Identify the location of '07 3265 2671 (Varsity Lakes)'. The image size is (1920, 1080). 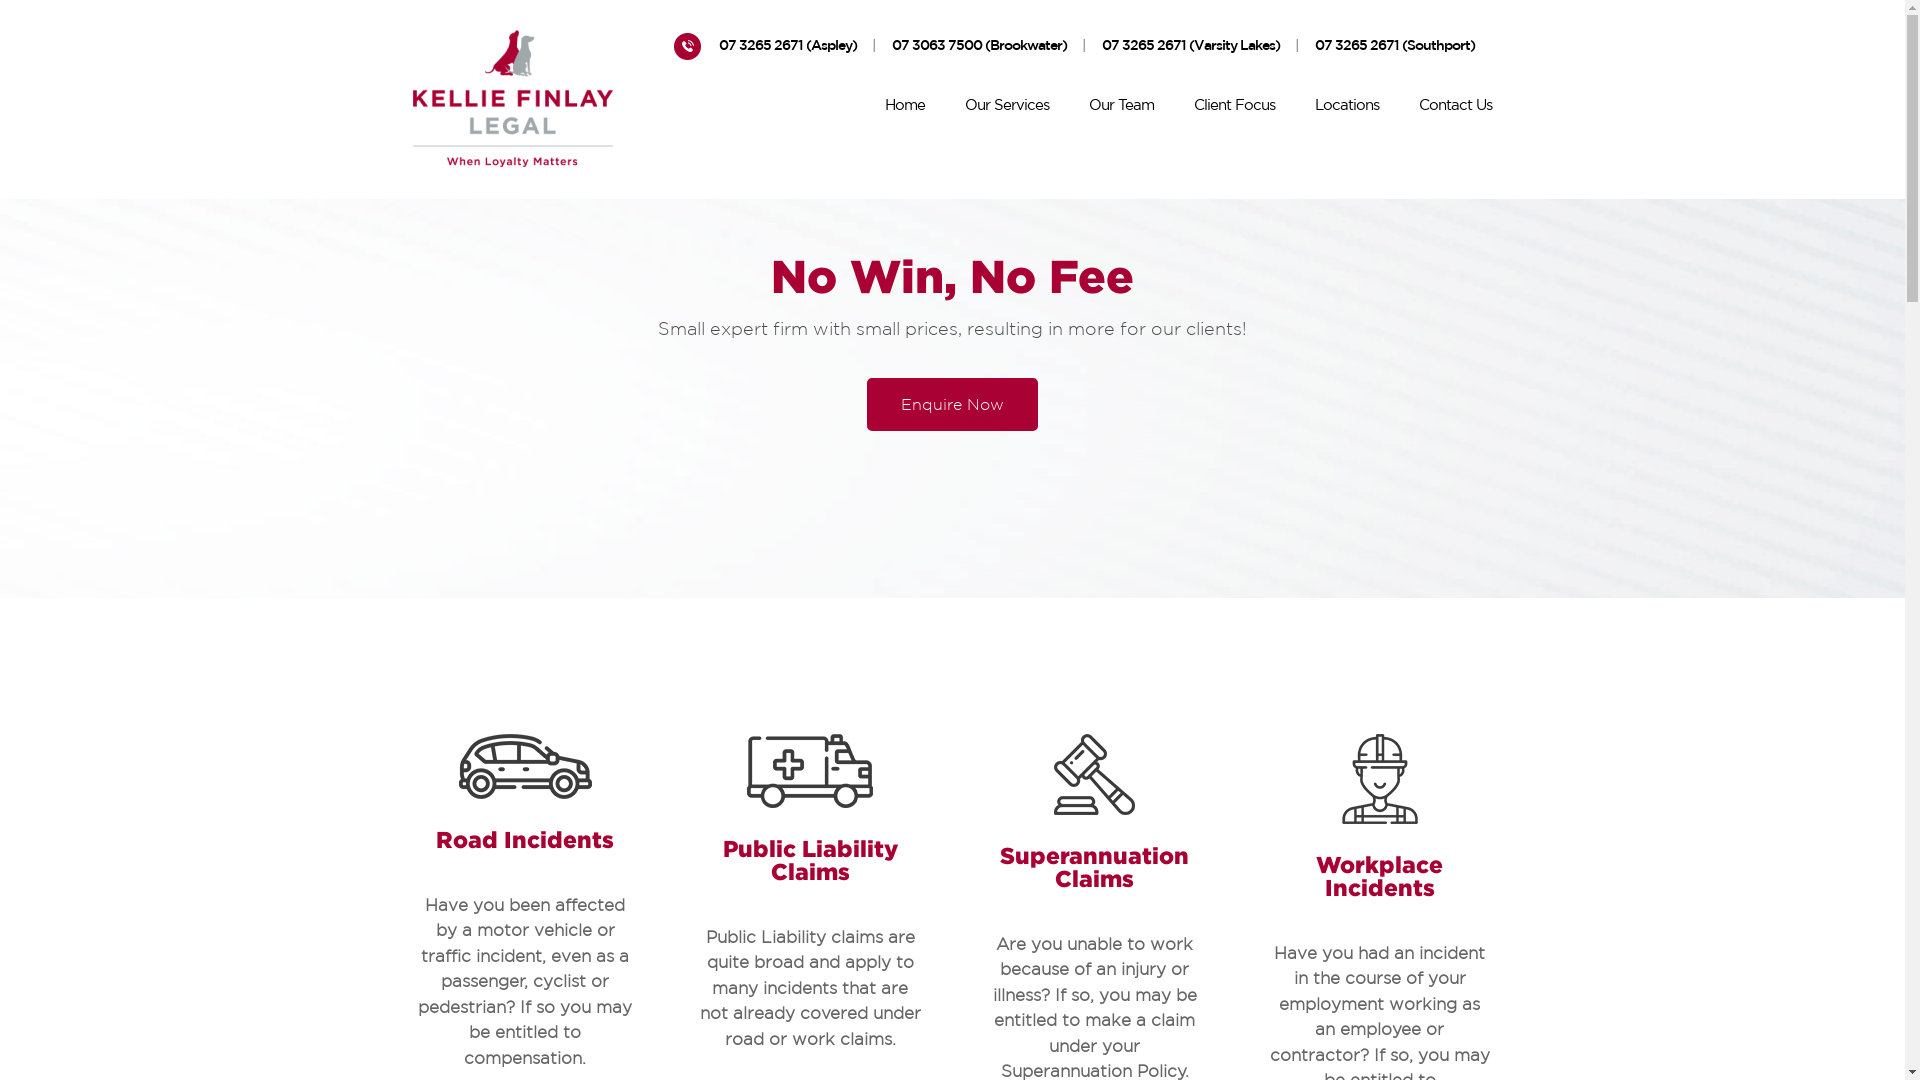
(1101, 48).